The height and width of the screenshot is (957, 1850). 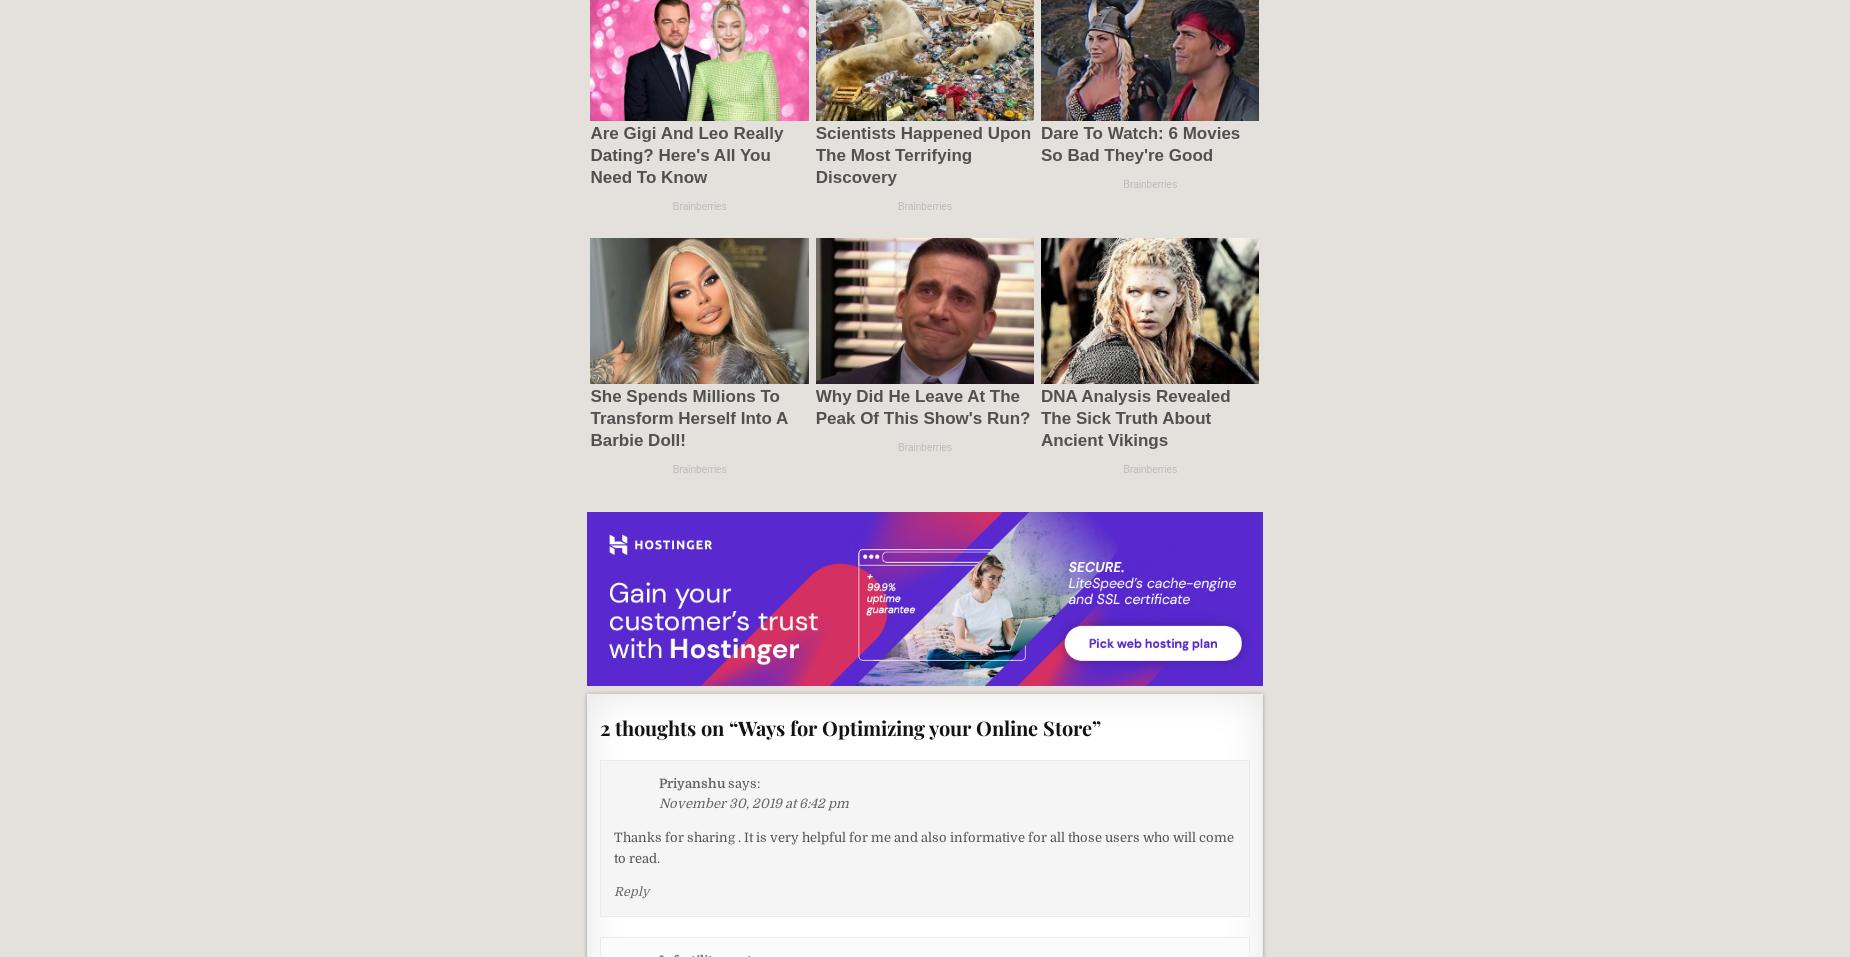 What do you see at coordinates (924, 846) in the screenshot?
I see `'Thanks for sharing . It is very helpful for me and also informative for all those users who will come to read.'` at bounding box center [924, 846].